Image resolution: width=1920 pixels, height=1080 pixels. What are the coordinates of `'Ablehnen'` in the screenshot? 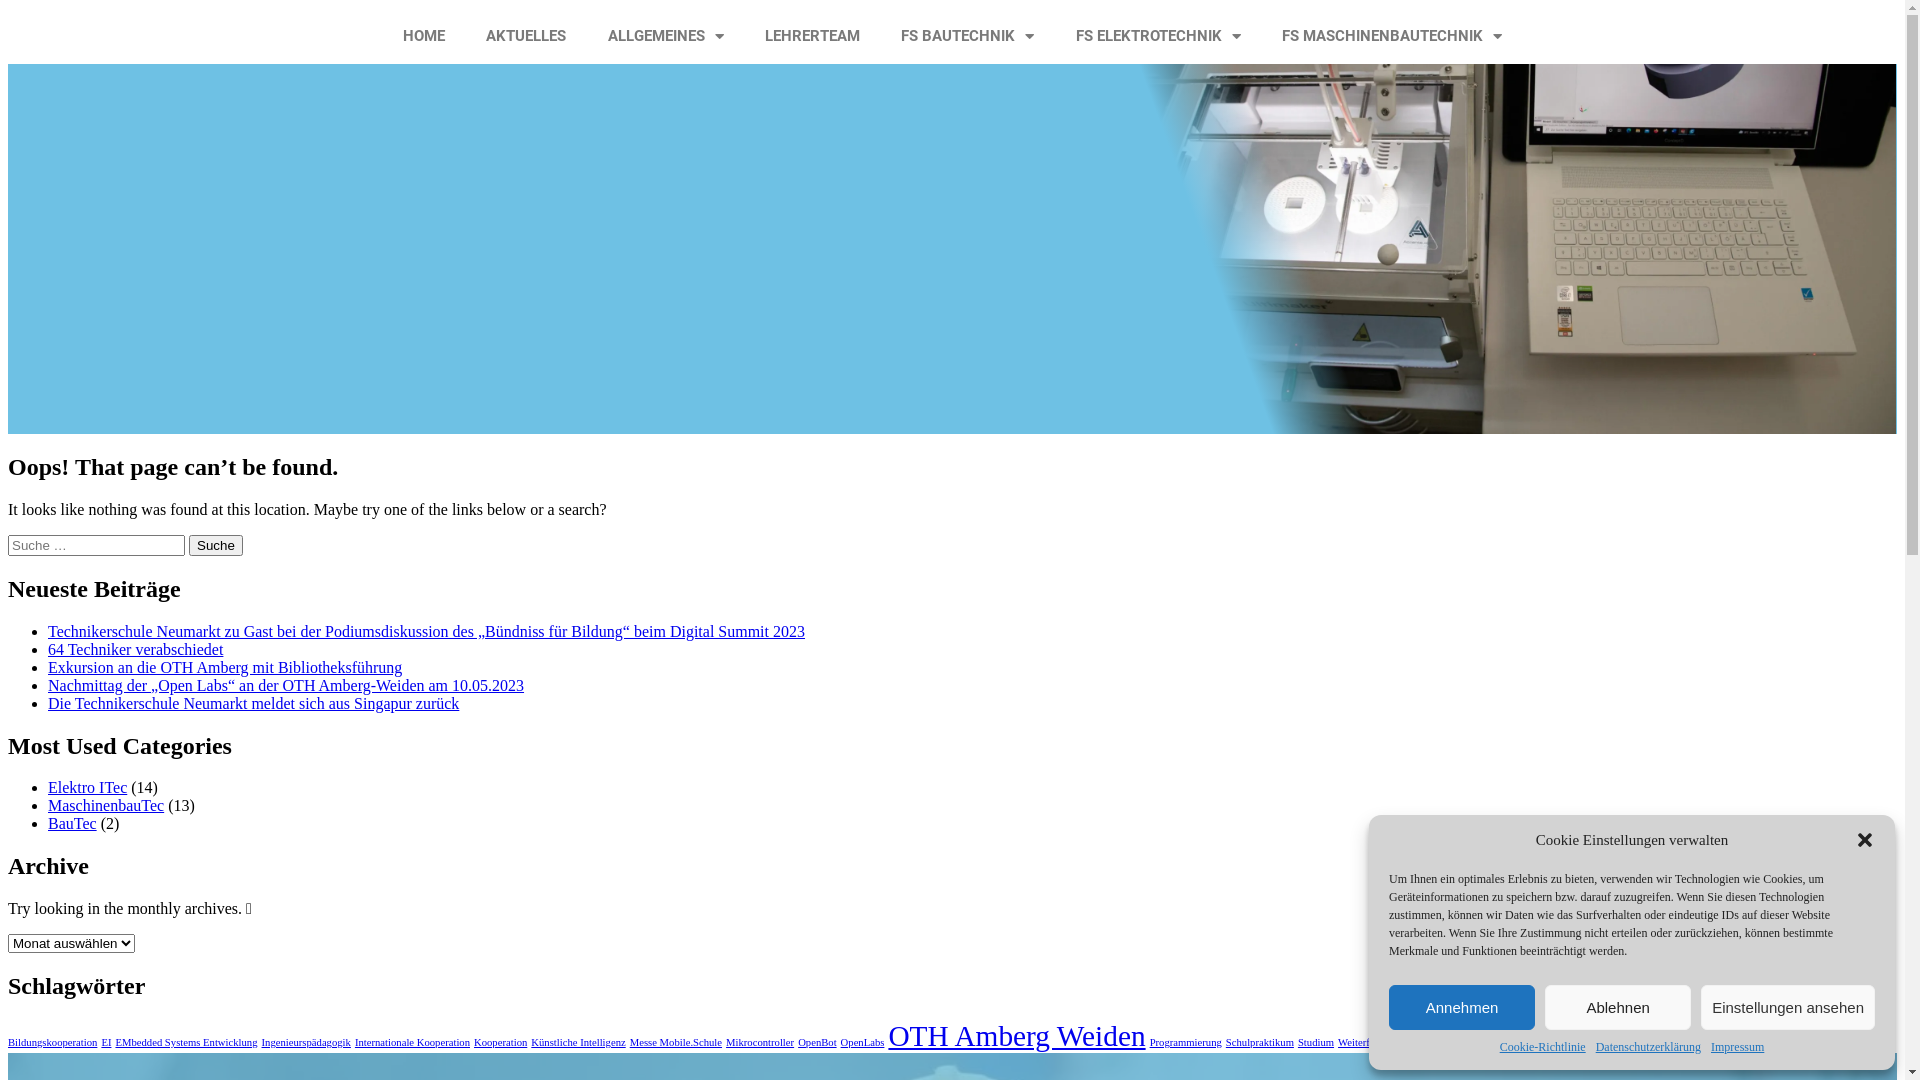 It's located at (1617, 1007).